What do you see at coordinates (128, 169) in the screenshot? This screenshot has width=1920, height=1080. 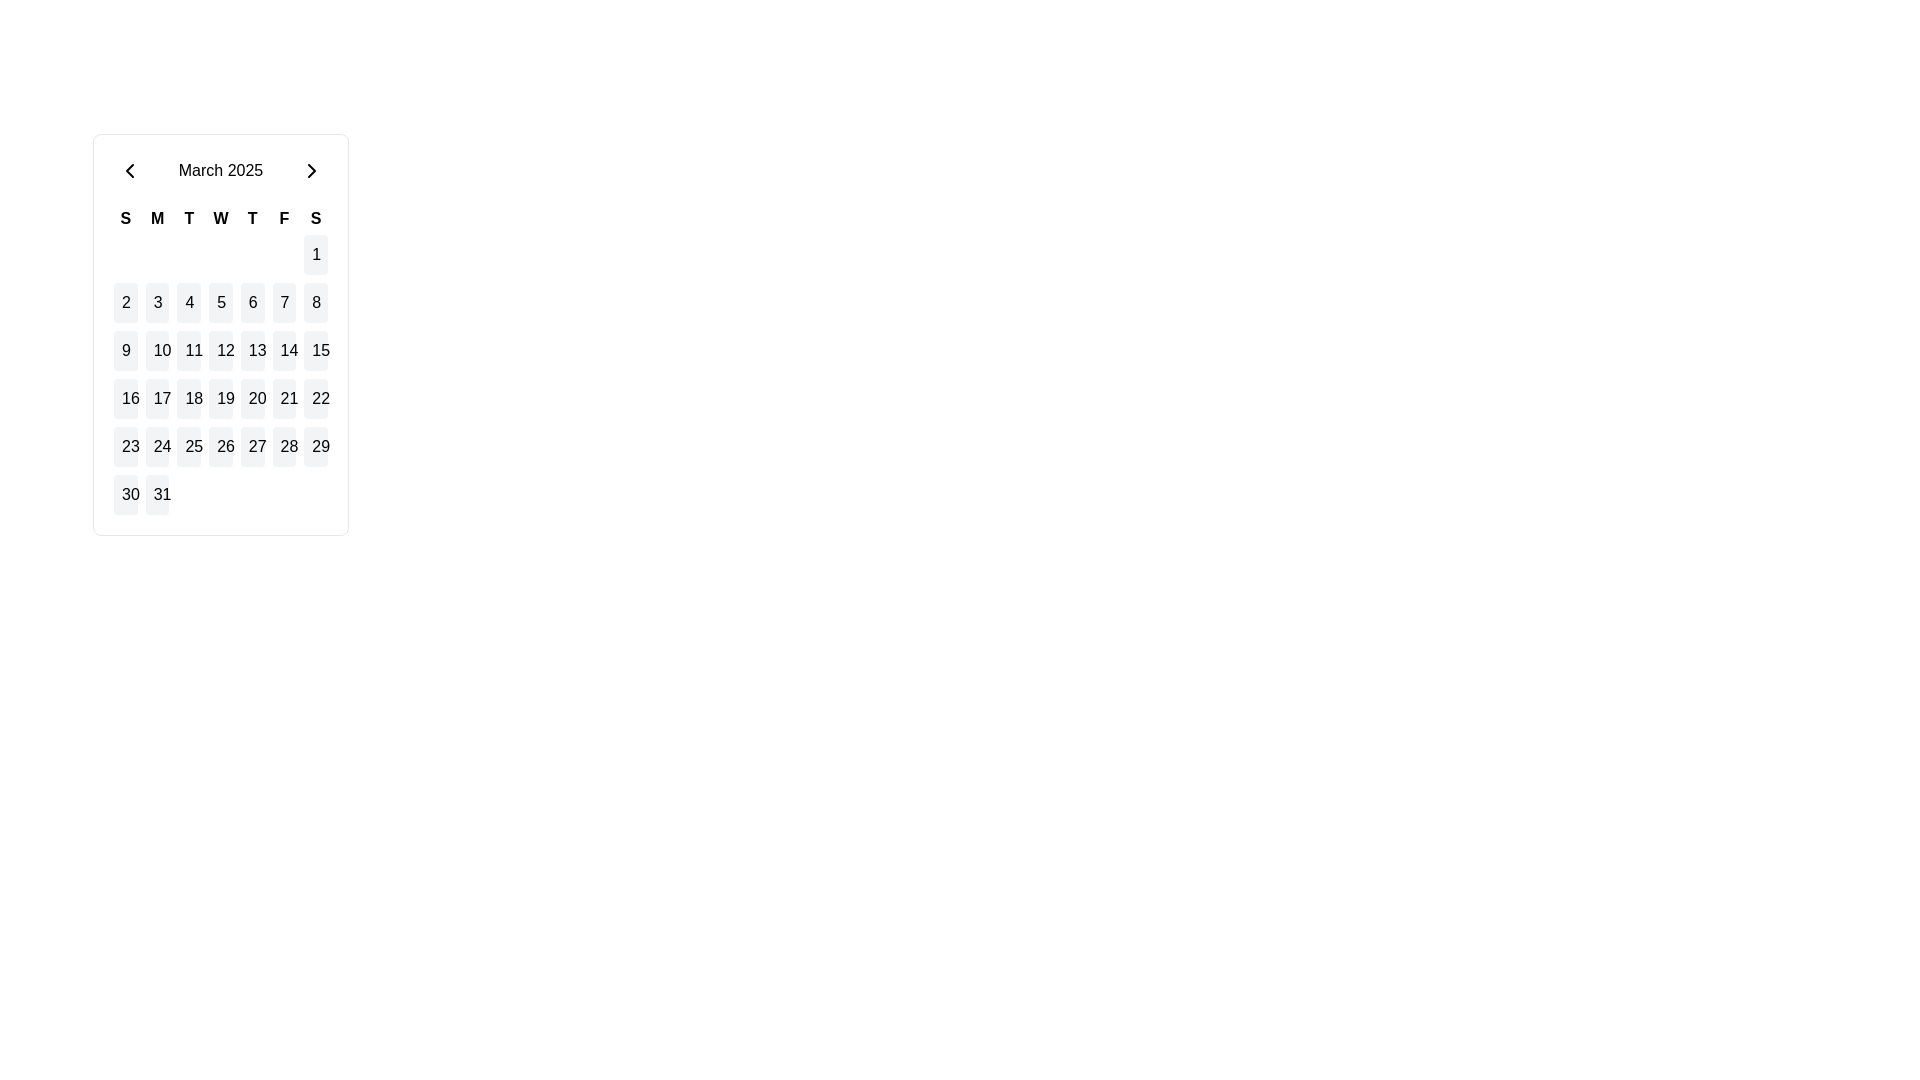 I see `the small left-pointing arrow icon, which is a compact graphical element styled as a chevron, located to the left of the 'March 2025' text label at the top of the calendar interface` at bounding box center [128, 169].